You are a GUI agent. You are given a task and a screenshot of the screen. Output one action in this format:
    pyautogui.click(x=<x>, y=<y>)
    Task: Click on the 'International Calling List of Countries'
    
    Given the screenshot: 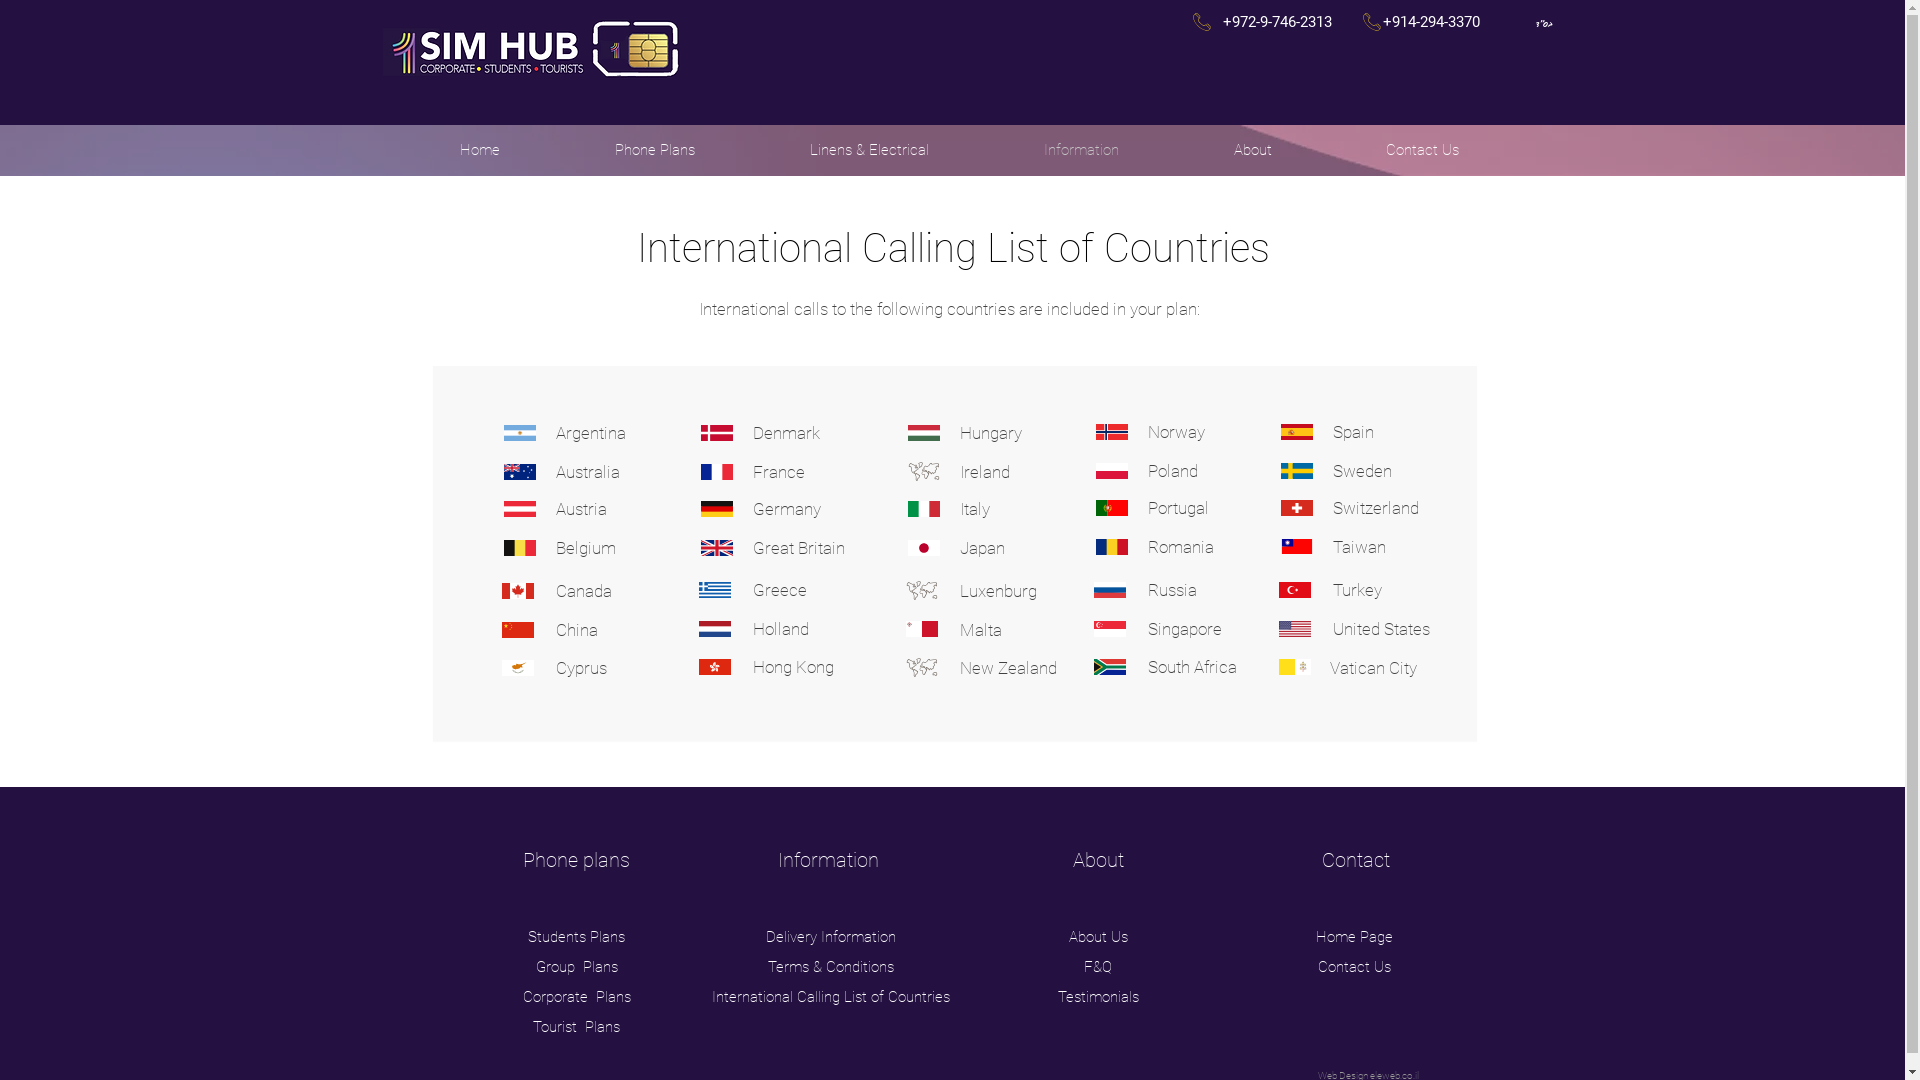 What is the action you would take?
    pyautogui.click(x=830, y=996)
    